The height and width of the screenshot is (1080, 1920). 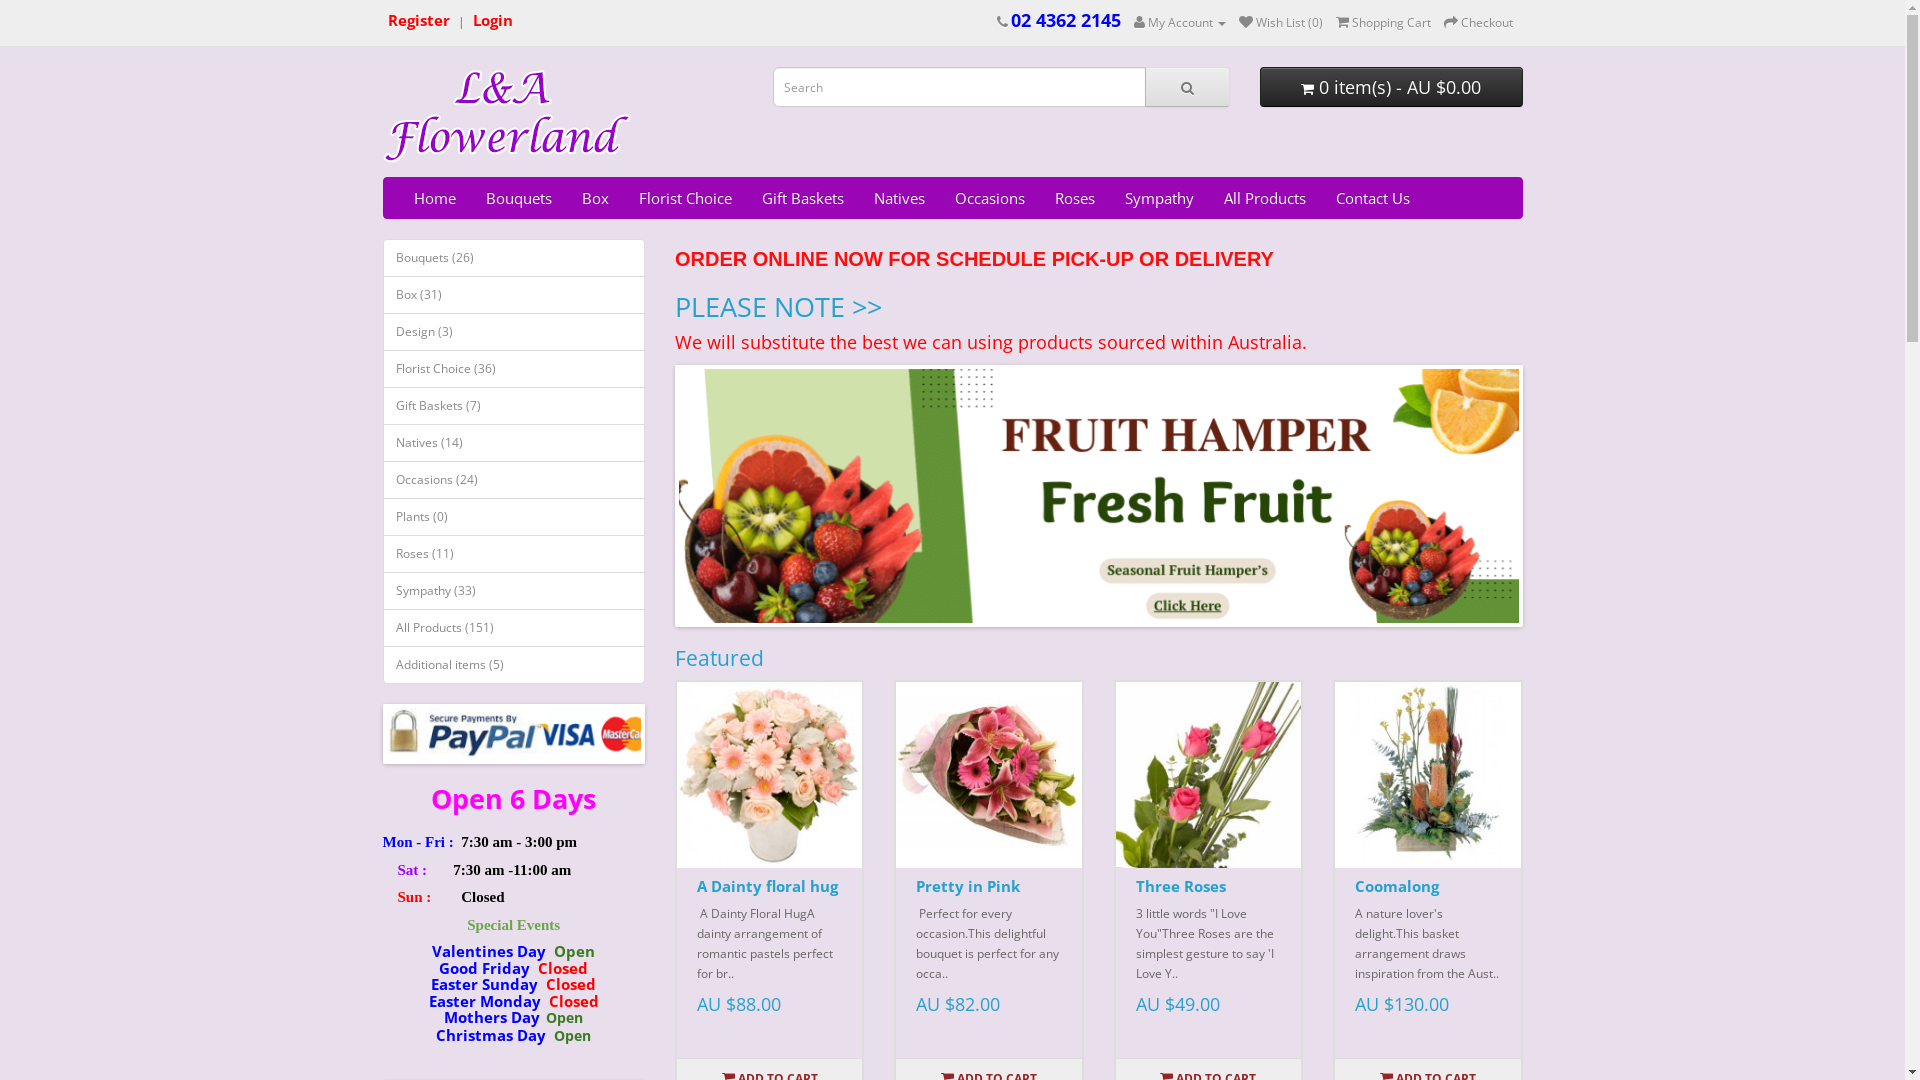 I want to click on 'Wish List (0)', so click(x=1280, y=22).